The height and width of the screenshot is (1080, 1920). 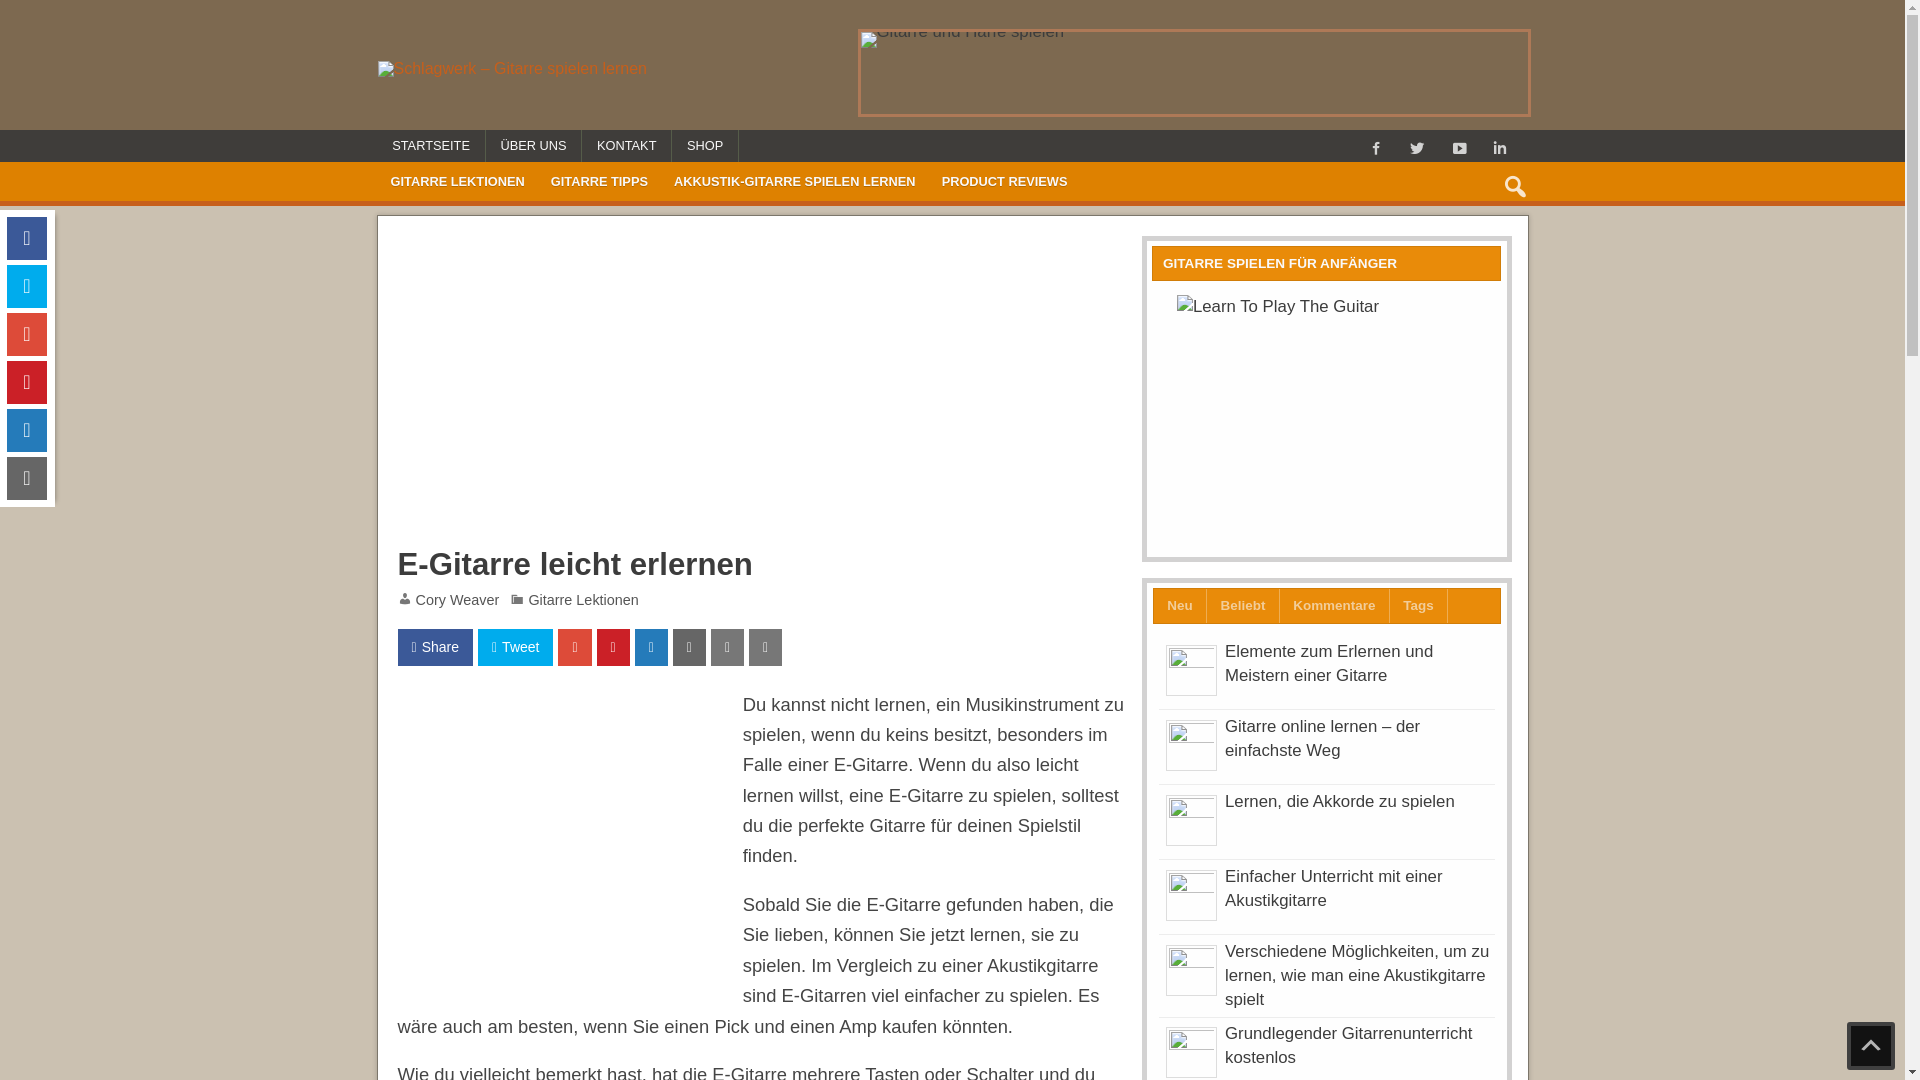 I want to click on 'Advertisement', so click(x=761, y=384).